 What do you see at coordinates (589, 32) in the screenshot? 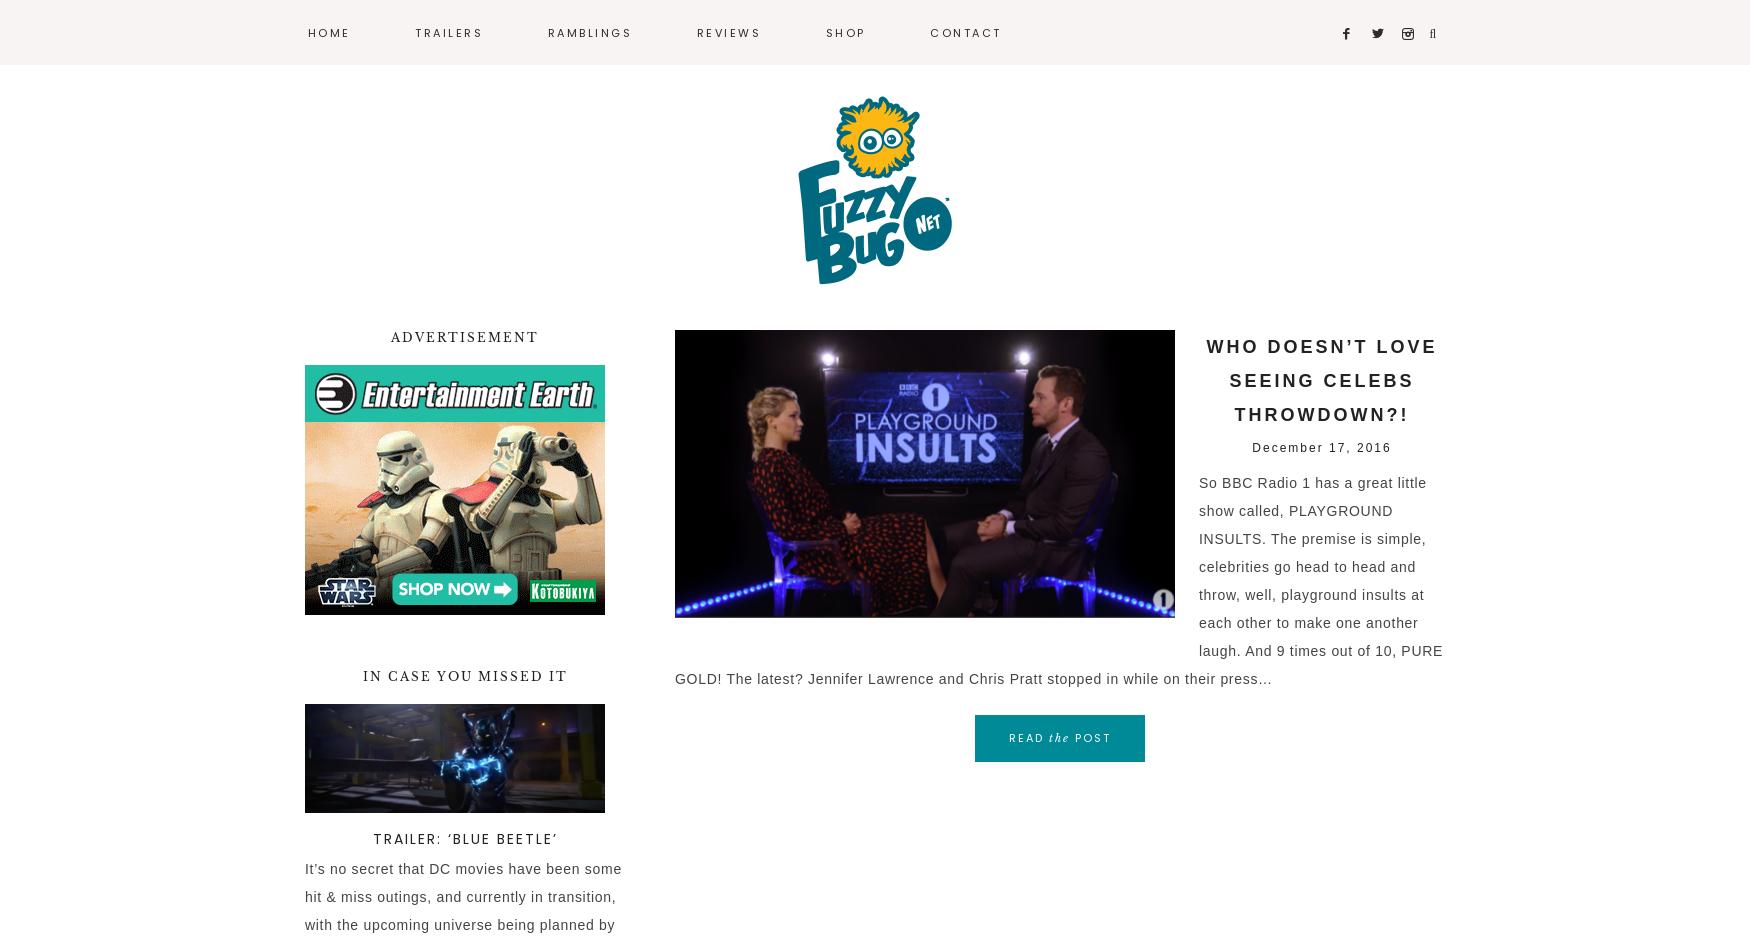
I see `'Ramblings'` at bounding box center [589, 32].